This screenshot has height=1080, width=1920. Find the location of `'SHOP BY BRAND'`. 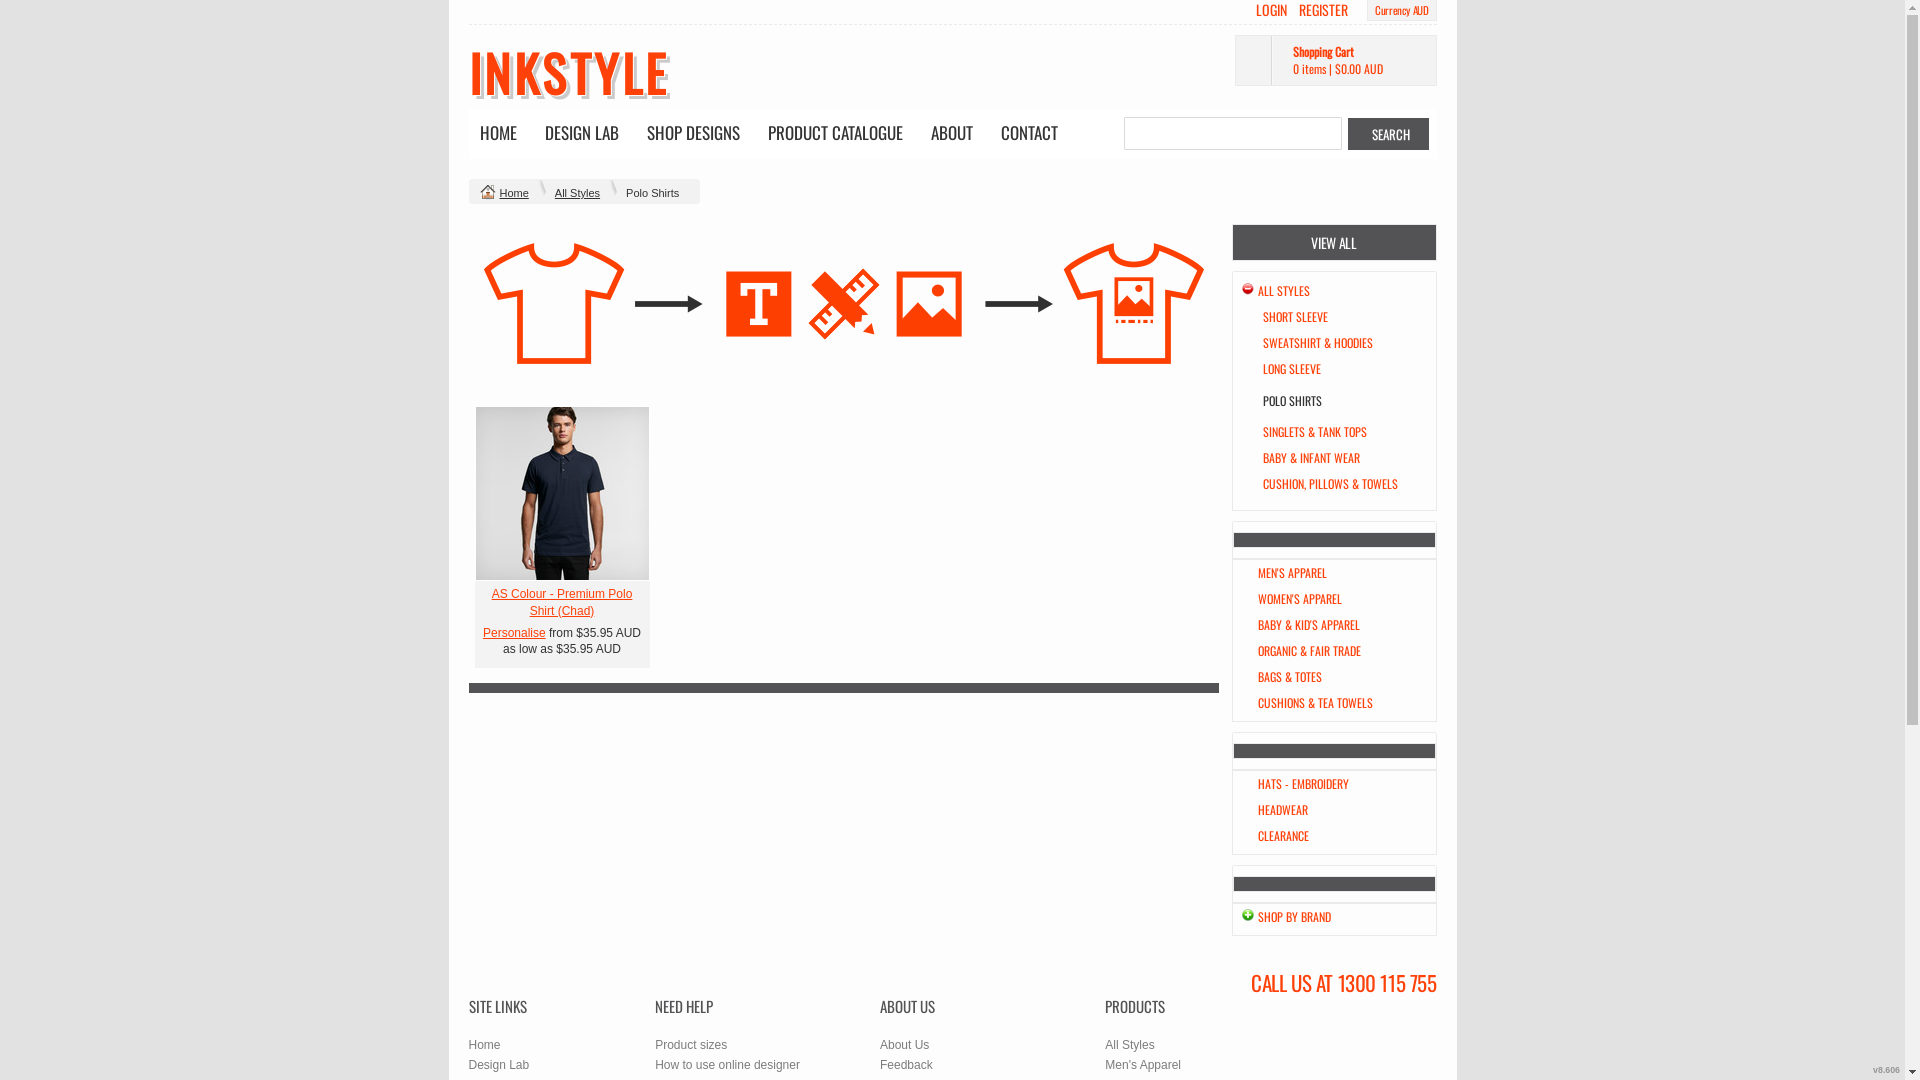

'SHOP BY BRAND' is located at coordinates (1294, 916).